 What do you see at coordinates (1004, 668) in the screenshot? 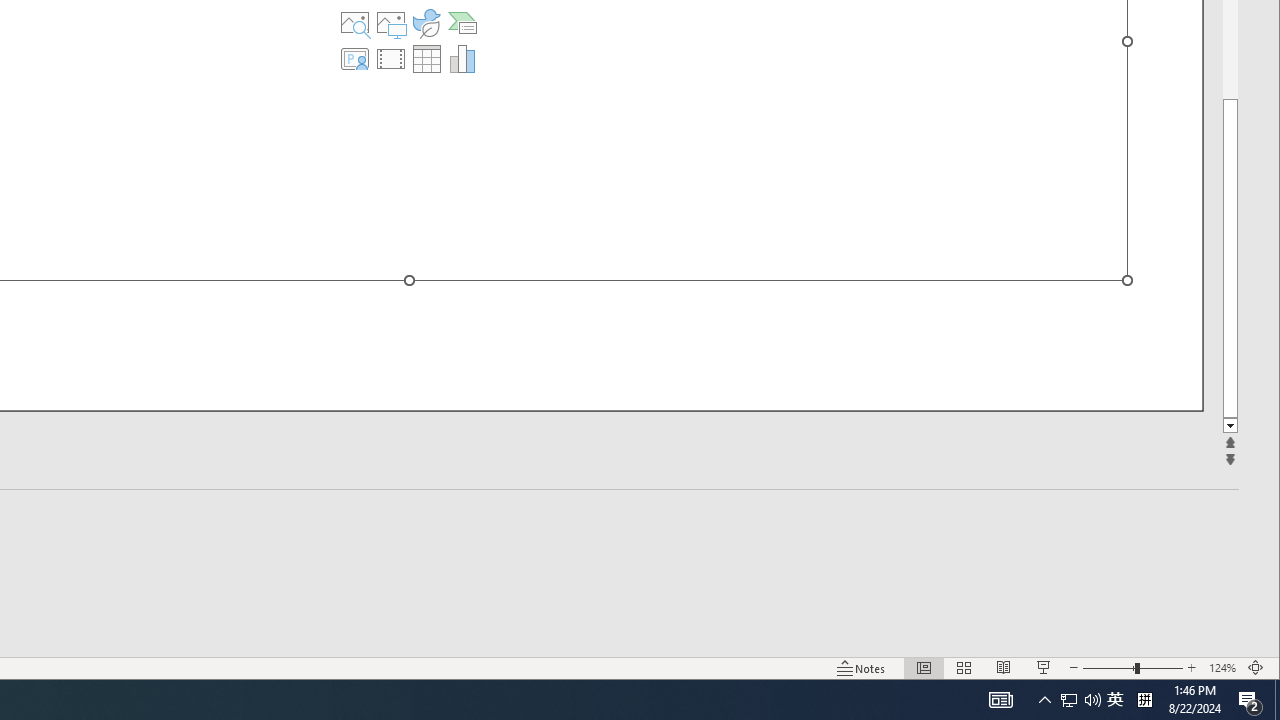
I see `'Reading View'` at bounding box center [1004, 668].